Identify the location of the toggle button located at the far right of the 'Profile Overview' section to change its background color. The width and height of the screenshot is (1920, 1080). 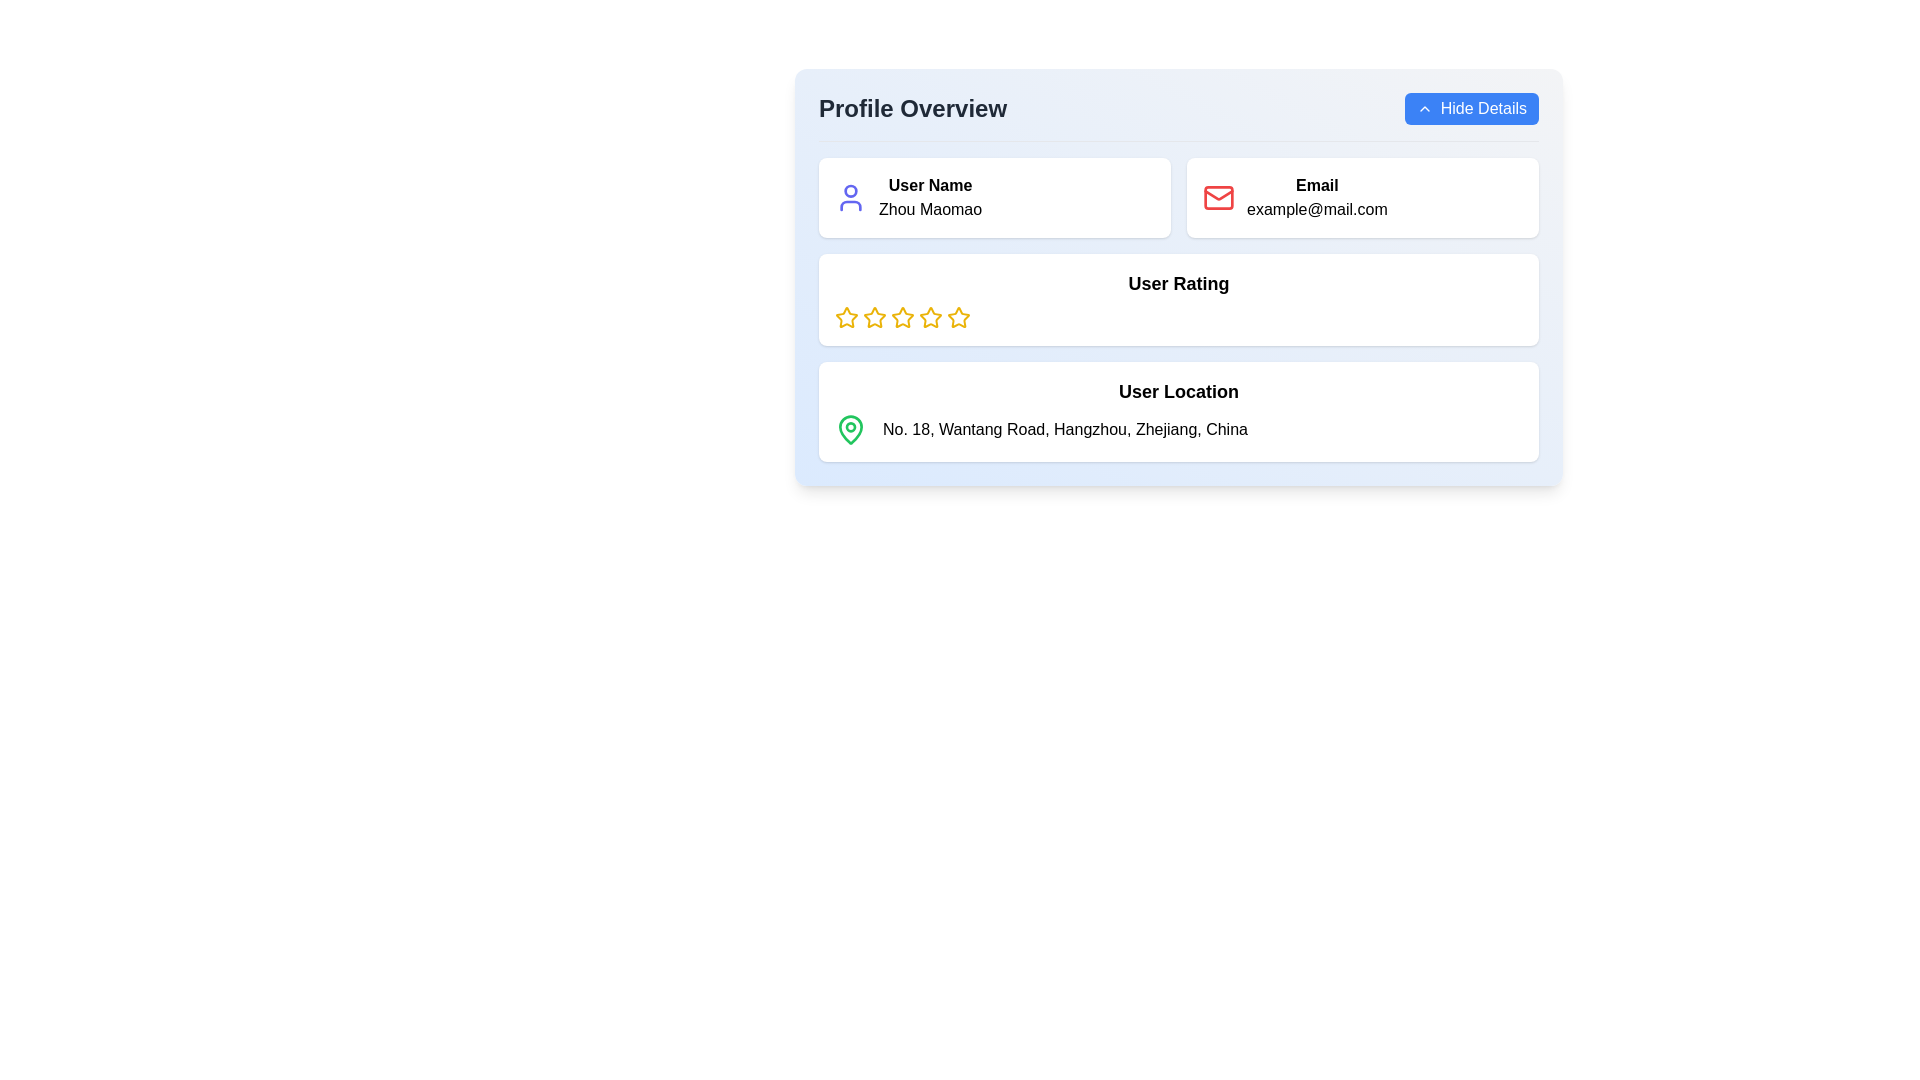
(1471, 108).